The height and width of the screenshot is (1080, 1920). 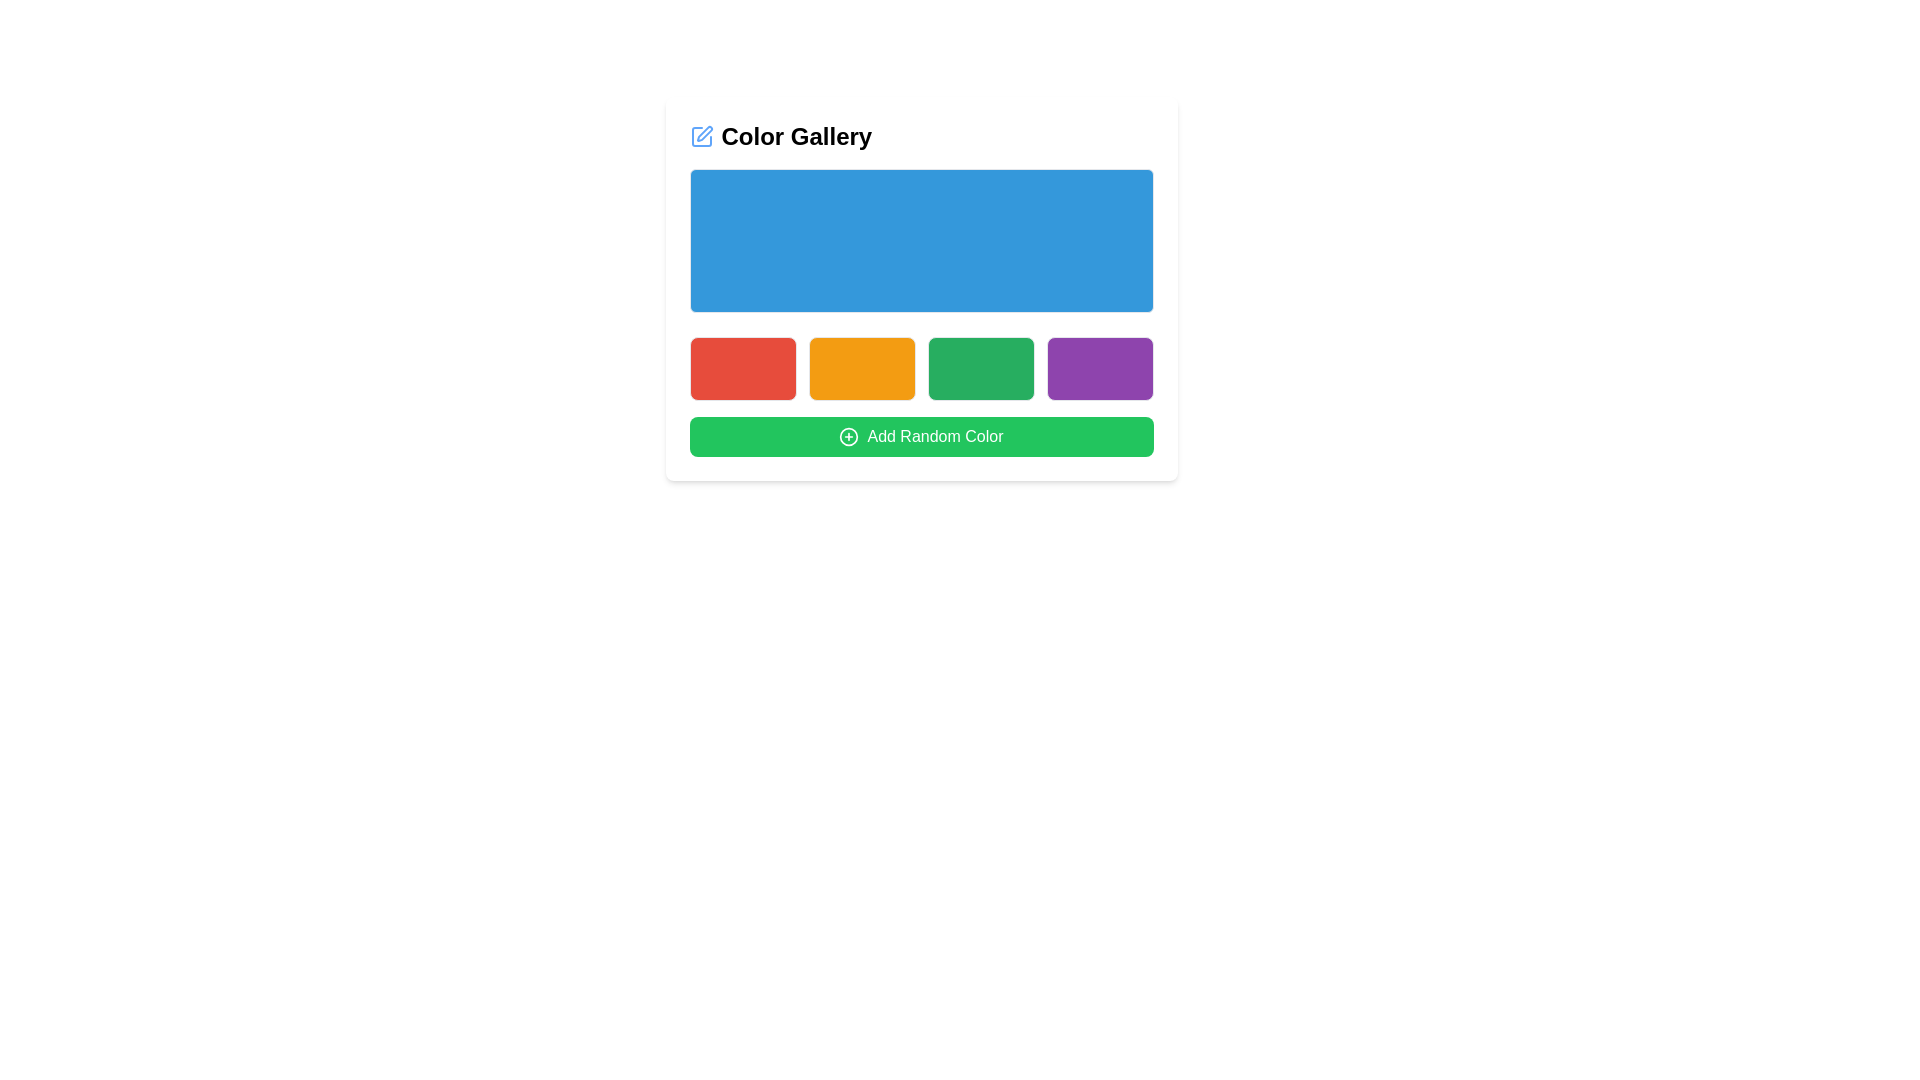 What do you see at coordinates (920, 369) in the screenshot?
I see `the Grid of buttons in the 'Color Gallery' panel, which is positioned below a blue rectangular area and above the 'Add Random Color' button` at bounding box center [920, 369].